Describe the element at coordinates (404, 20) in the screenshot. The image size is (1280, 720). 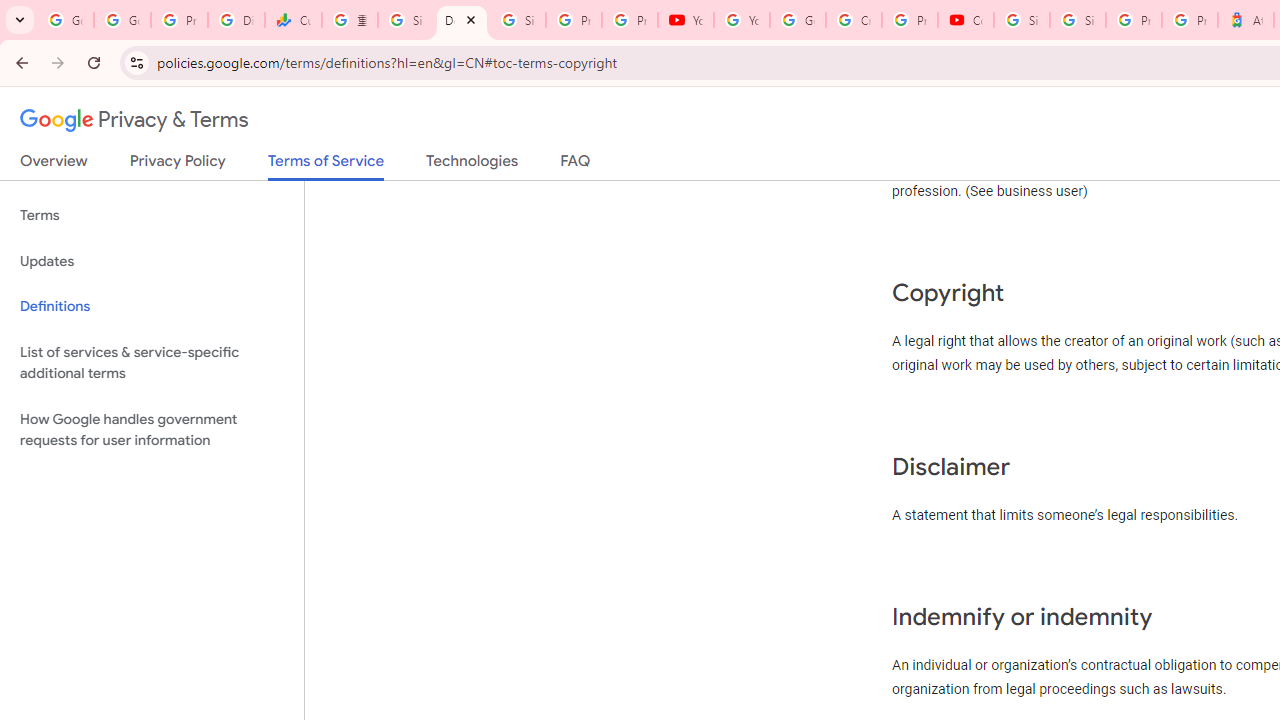
I see `'Sign in - Google Accounts'` at that location.